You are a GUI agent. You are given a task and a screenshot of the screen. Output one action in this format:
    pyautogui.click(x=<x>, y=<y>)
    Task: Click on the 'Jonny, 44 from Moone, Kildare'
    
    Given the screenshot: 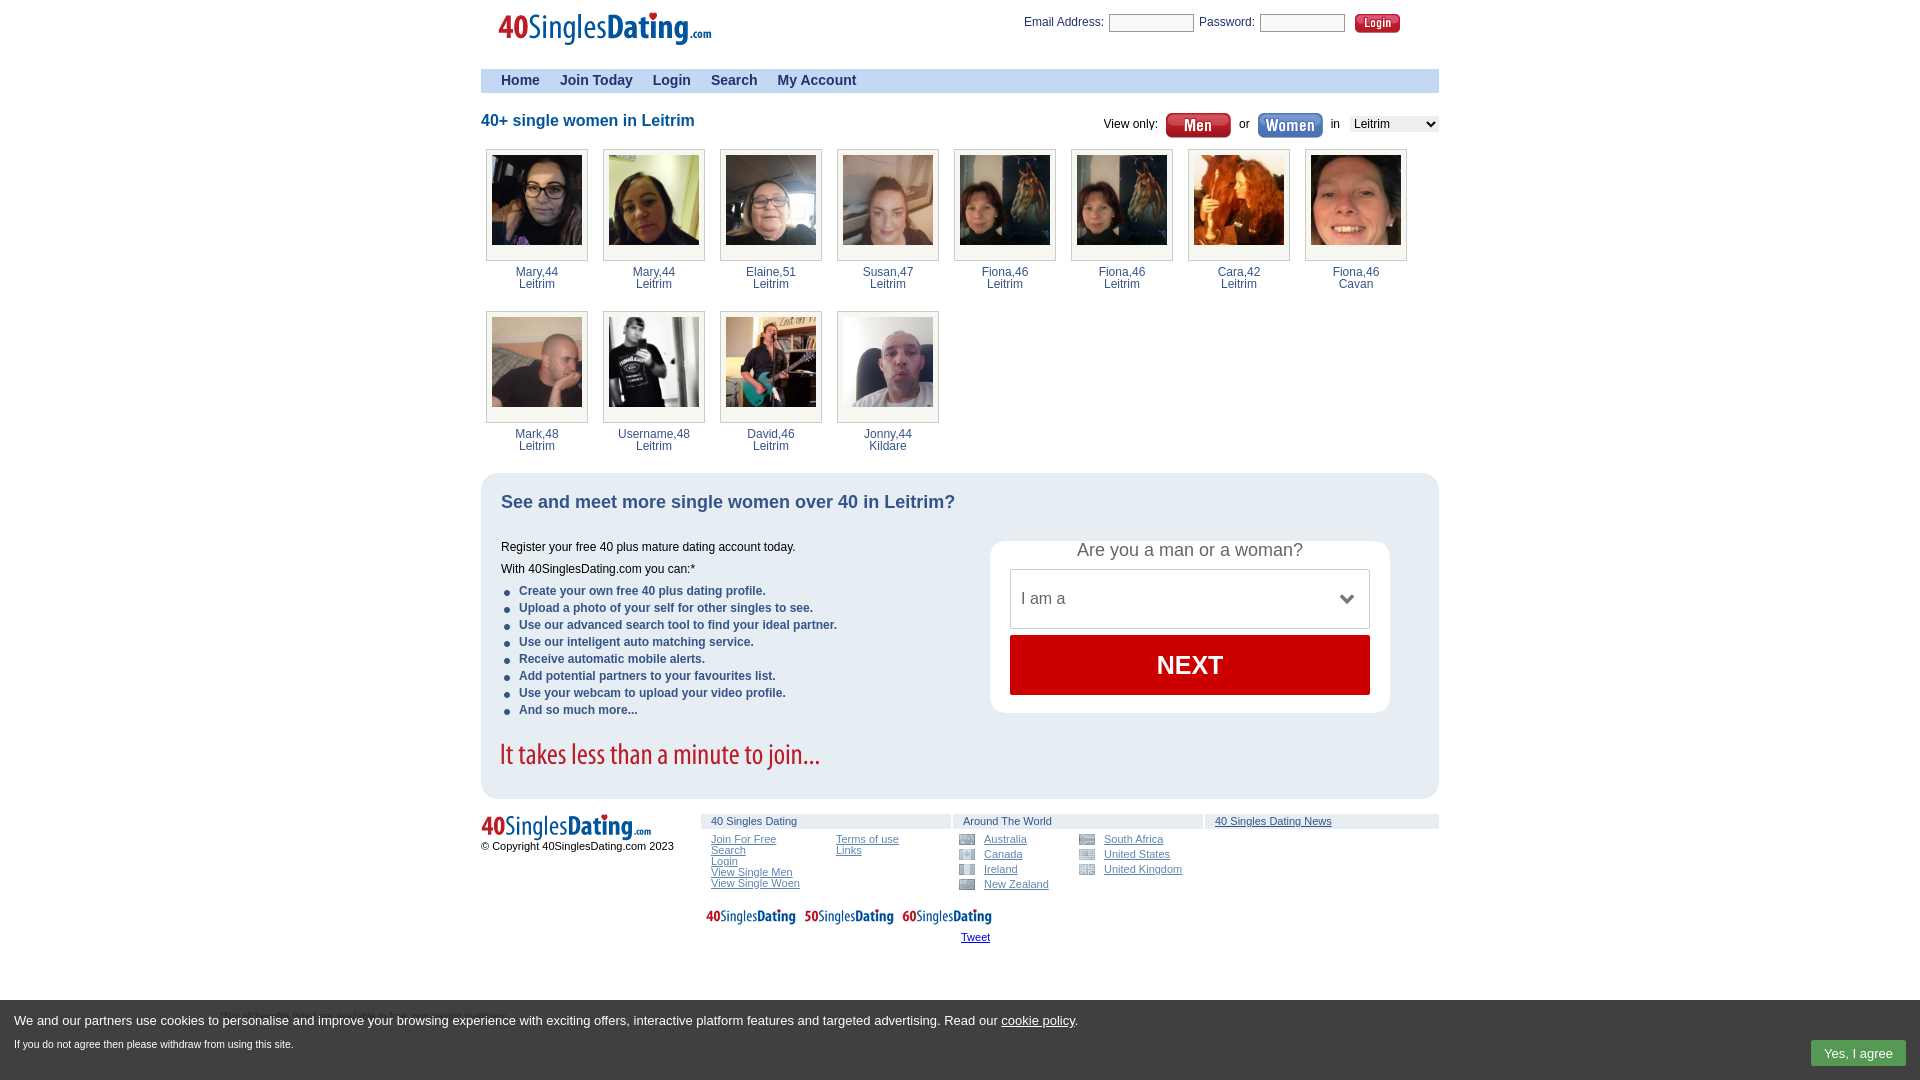 What is the action you would take?
    pyautogui.click(x=887, y=366)
    